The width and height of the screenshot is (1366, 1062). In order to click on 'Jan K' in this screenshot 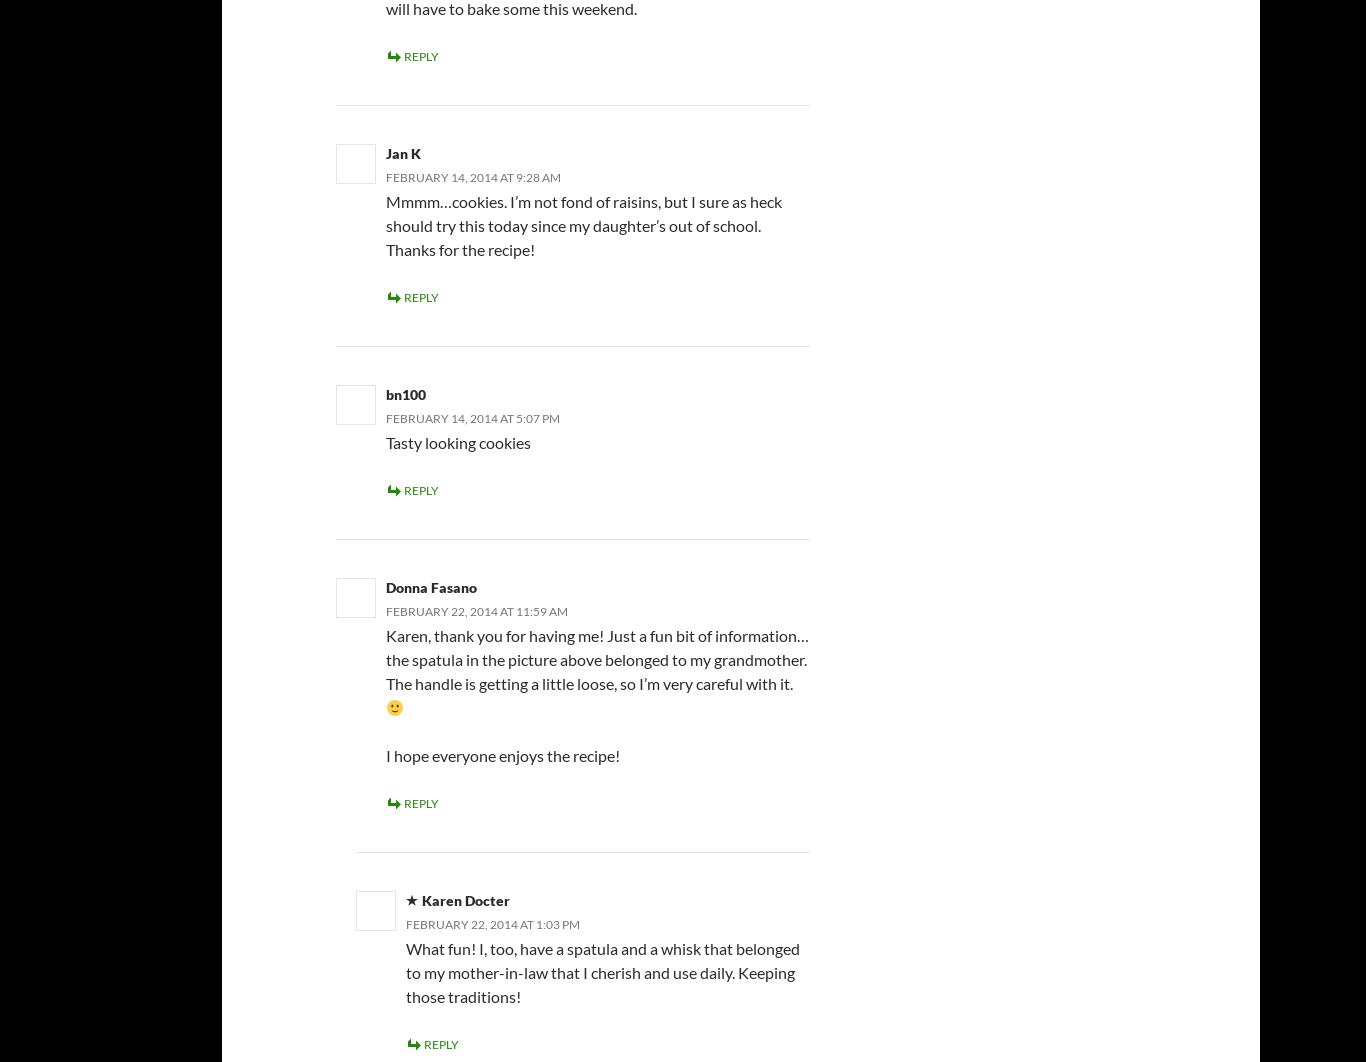, I will do `click(402, 153)`.